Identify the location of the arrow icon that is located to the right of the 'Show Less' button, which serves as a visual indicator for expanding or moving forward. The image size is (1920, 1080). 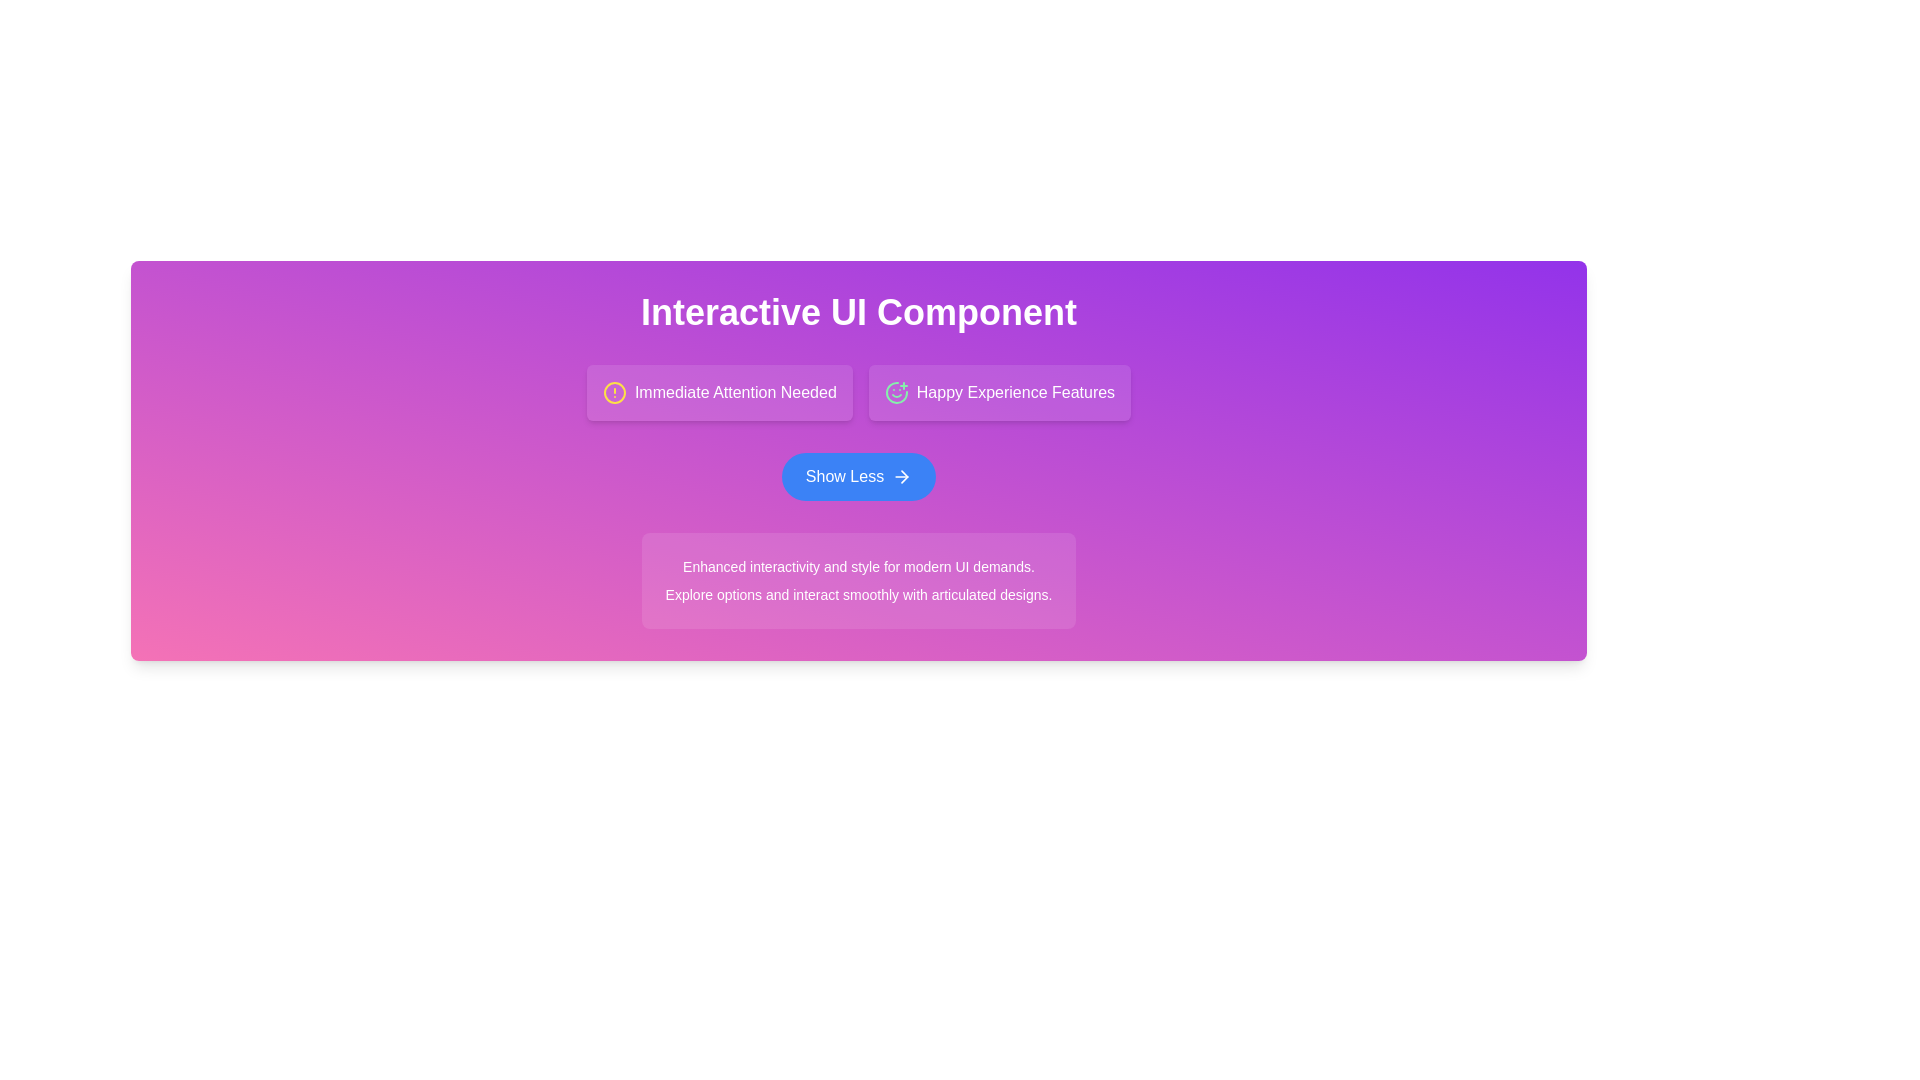
(901, 477).